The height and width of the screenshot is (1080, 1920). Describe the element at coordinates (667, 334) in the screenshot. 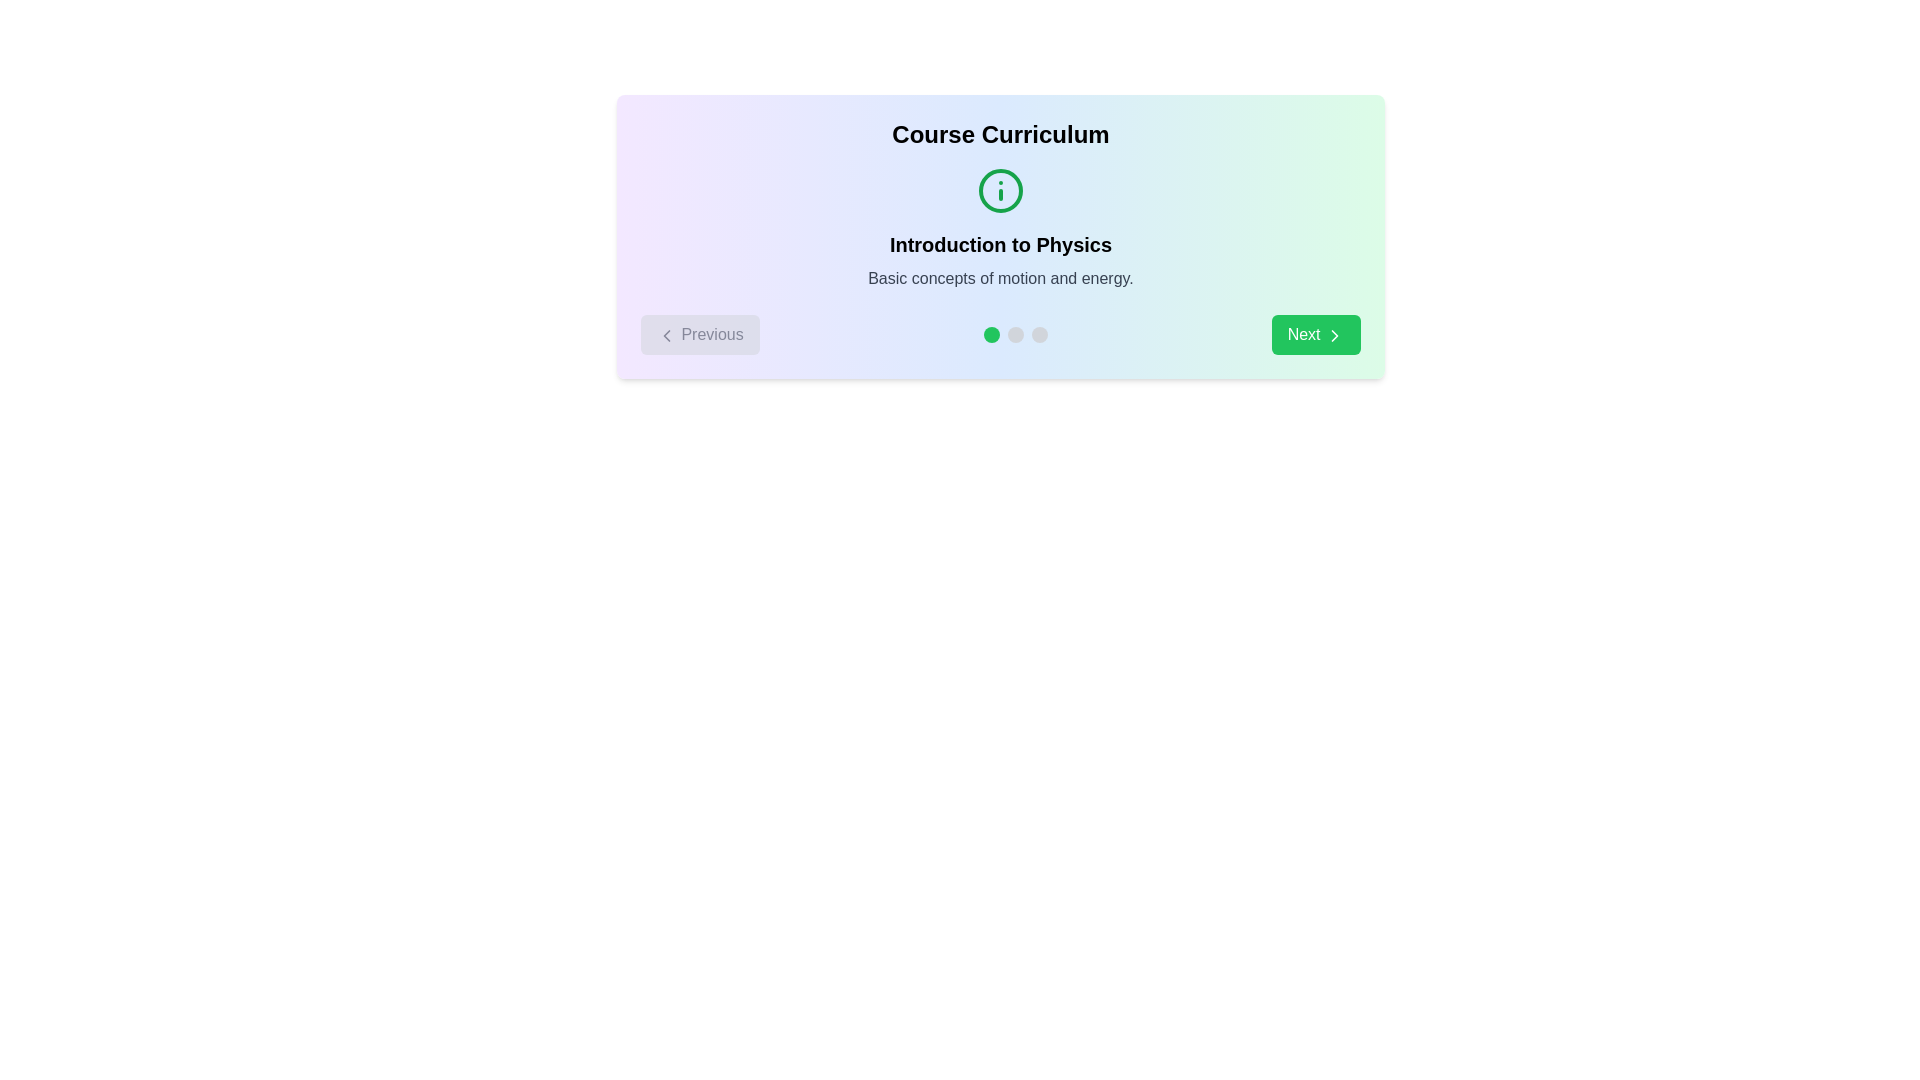

I see `the left-pointing arrow icon within the 'Previous' button` at that location.